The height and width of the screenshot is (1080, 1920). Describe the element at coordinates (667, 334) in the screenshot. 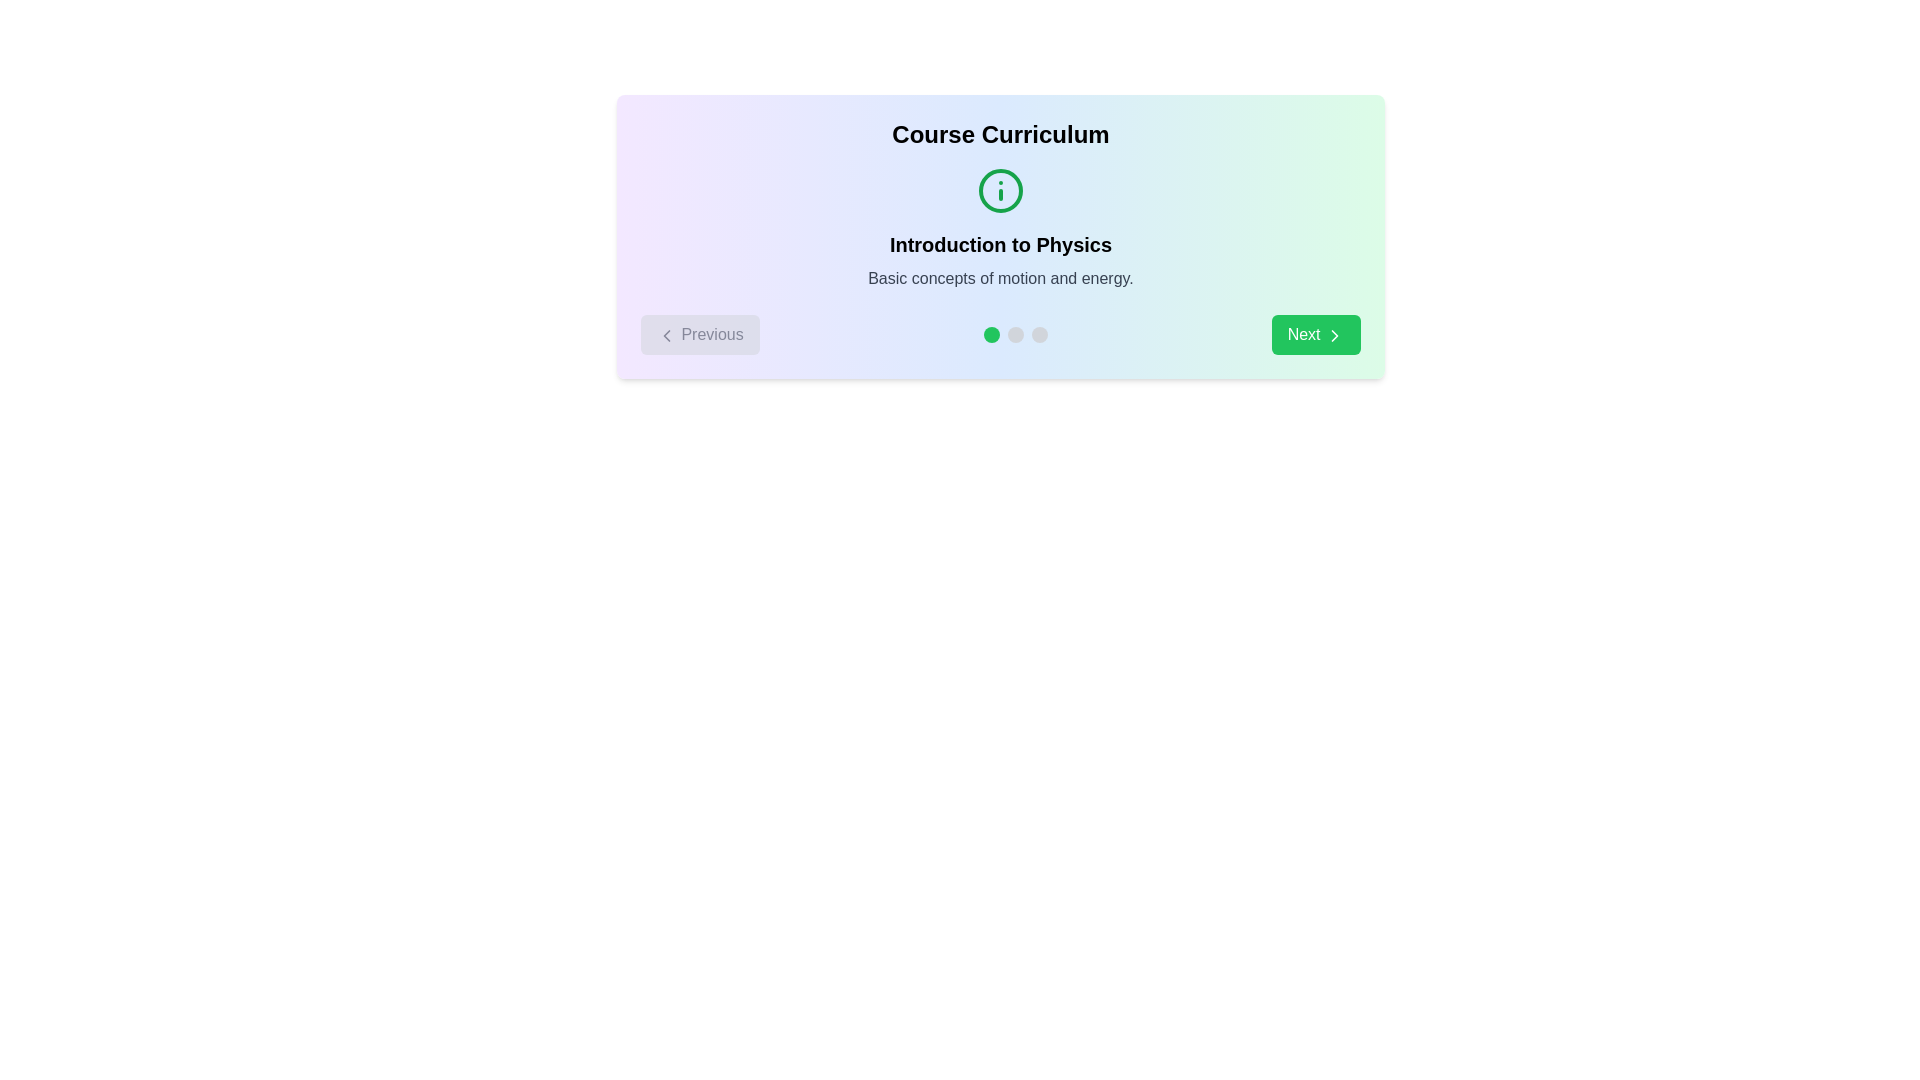

I see `the left-pointing arrow icon within the 'Previous' button` at that location.